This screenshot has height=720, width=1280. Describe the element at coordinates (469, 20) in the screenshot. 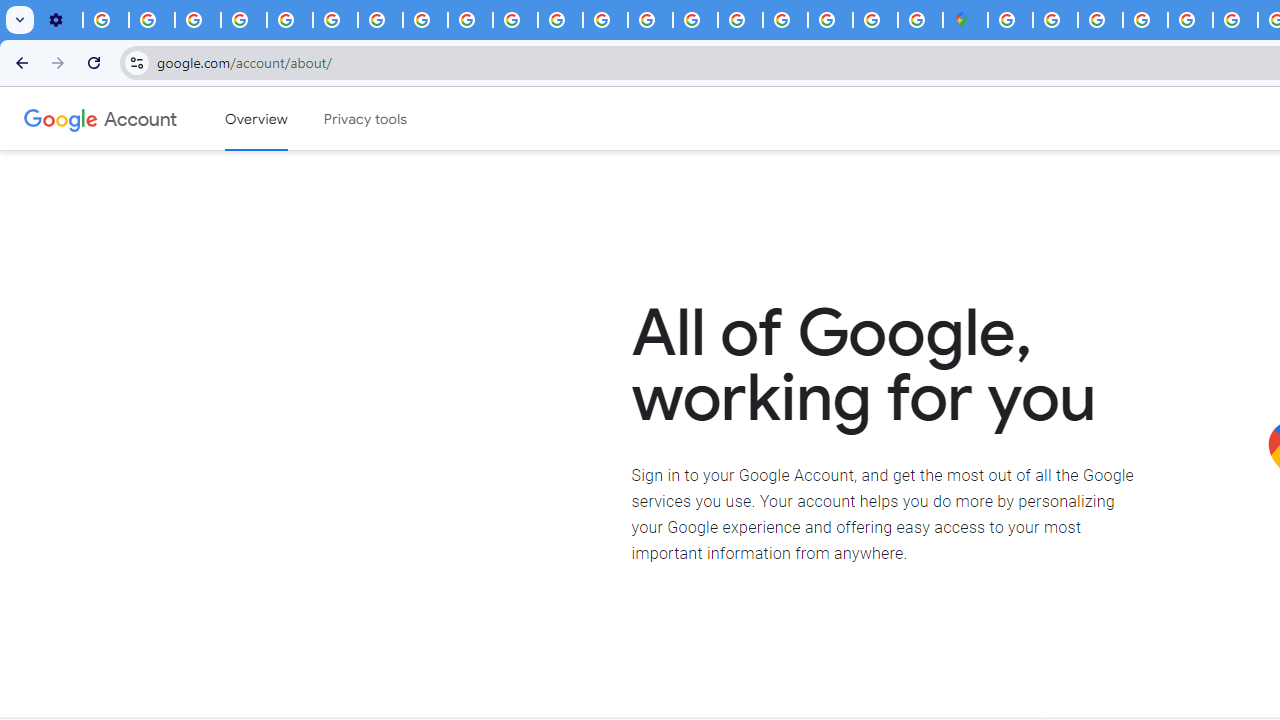

I see `'Privacy Checkup'` at that location.